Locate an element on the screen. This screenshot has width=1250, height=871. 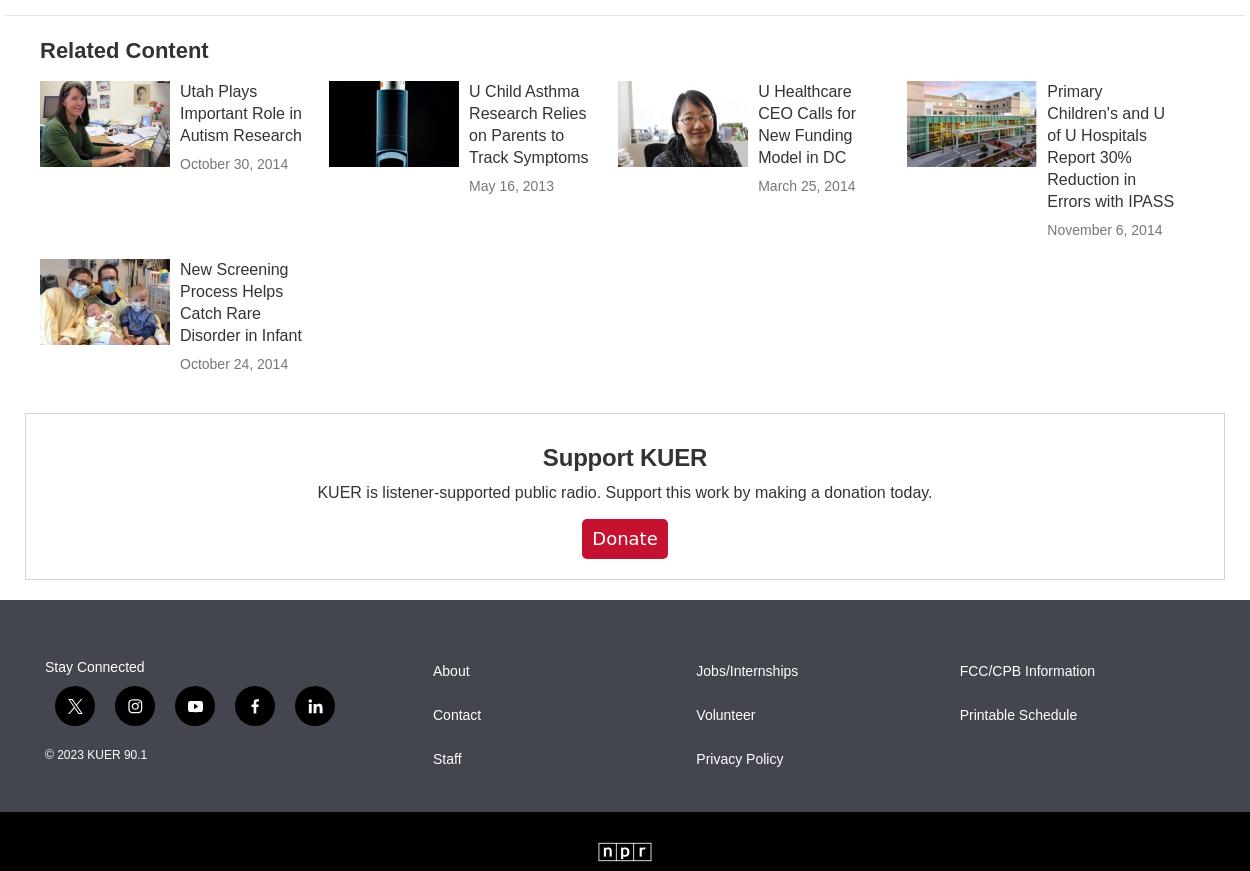
'Related Content' is located at coordinates (123, 92).